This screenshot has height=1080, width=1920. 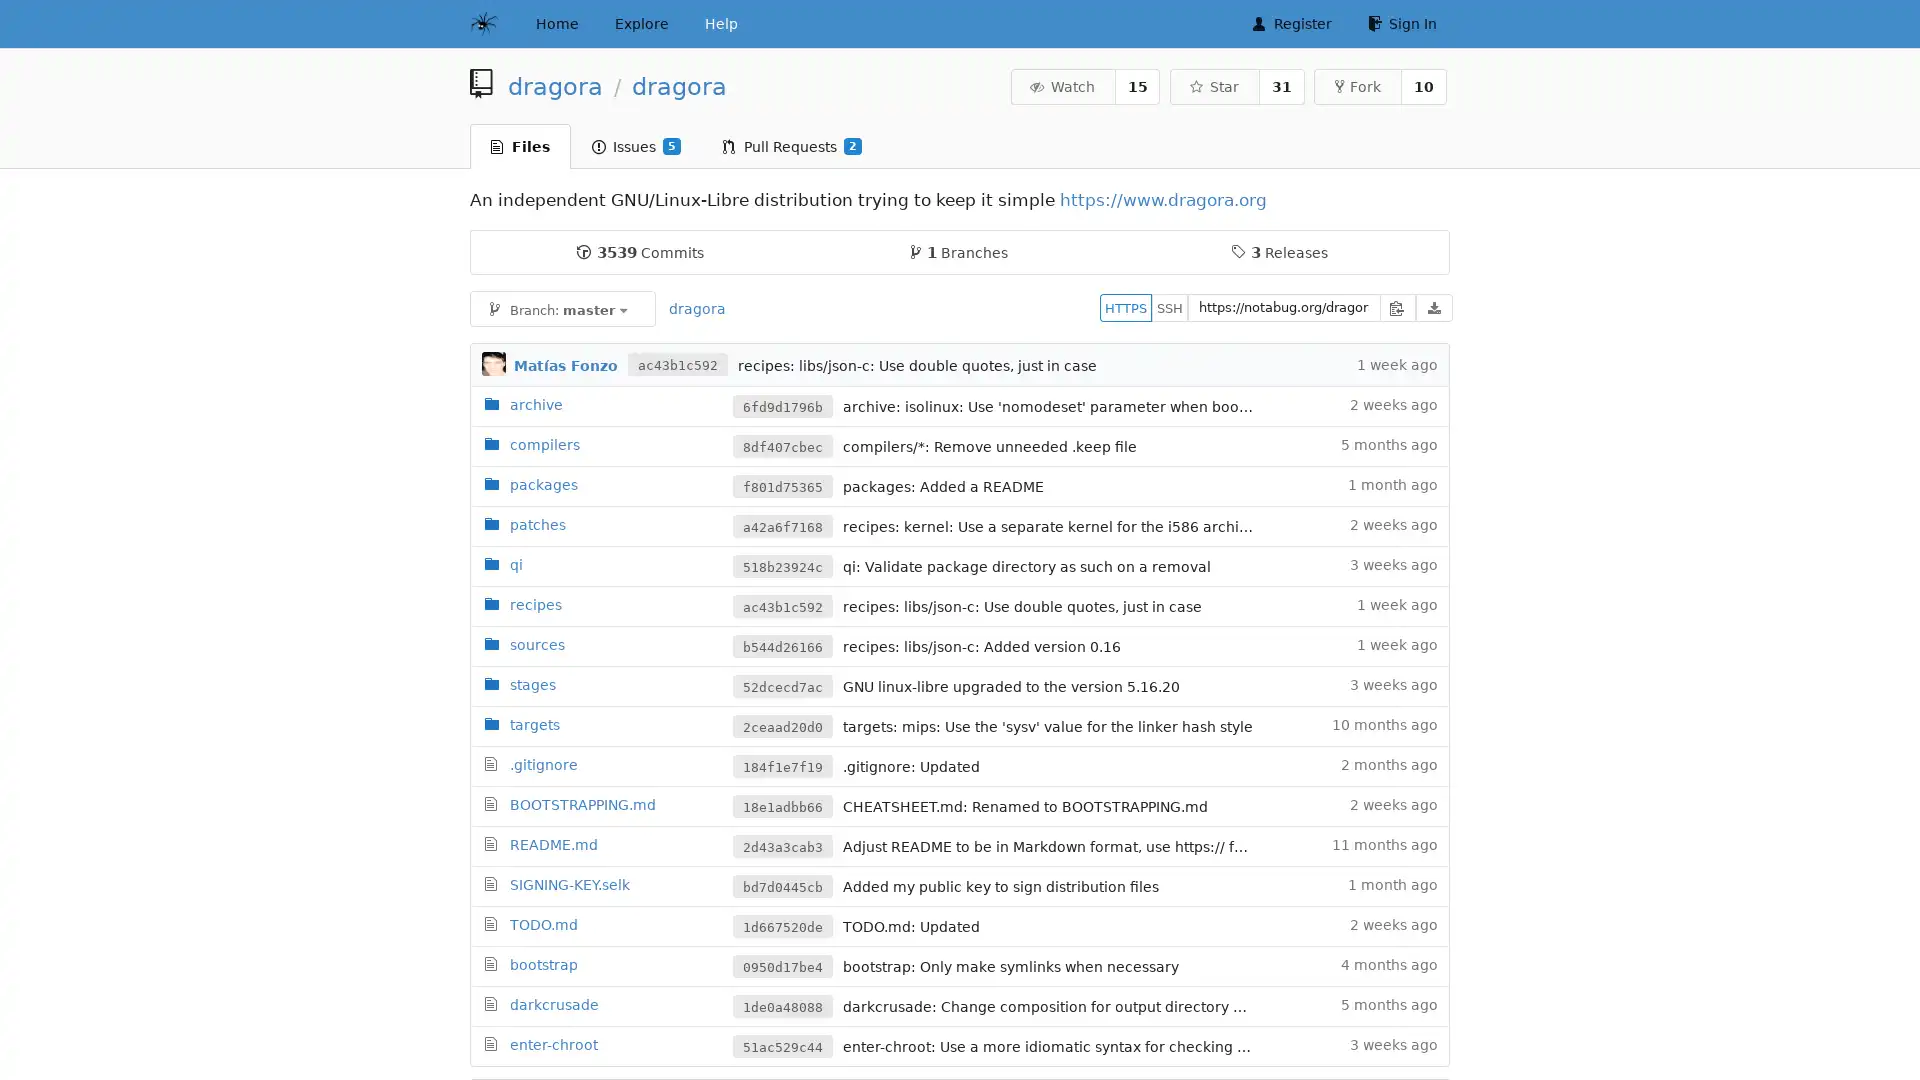 What do you see at coordinates (1170, 307) in the screenshot?
I see `SSH` at bounding box center [1170, 307].